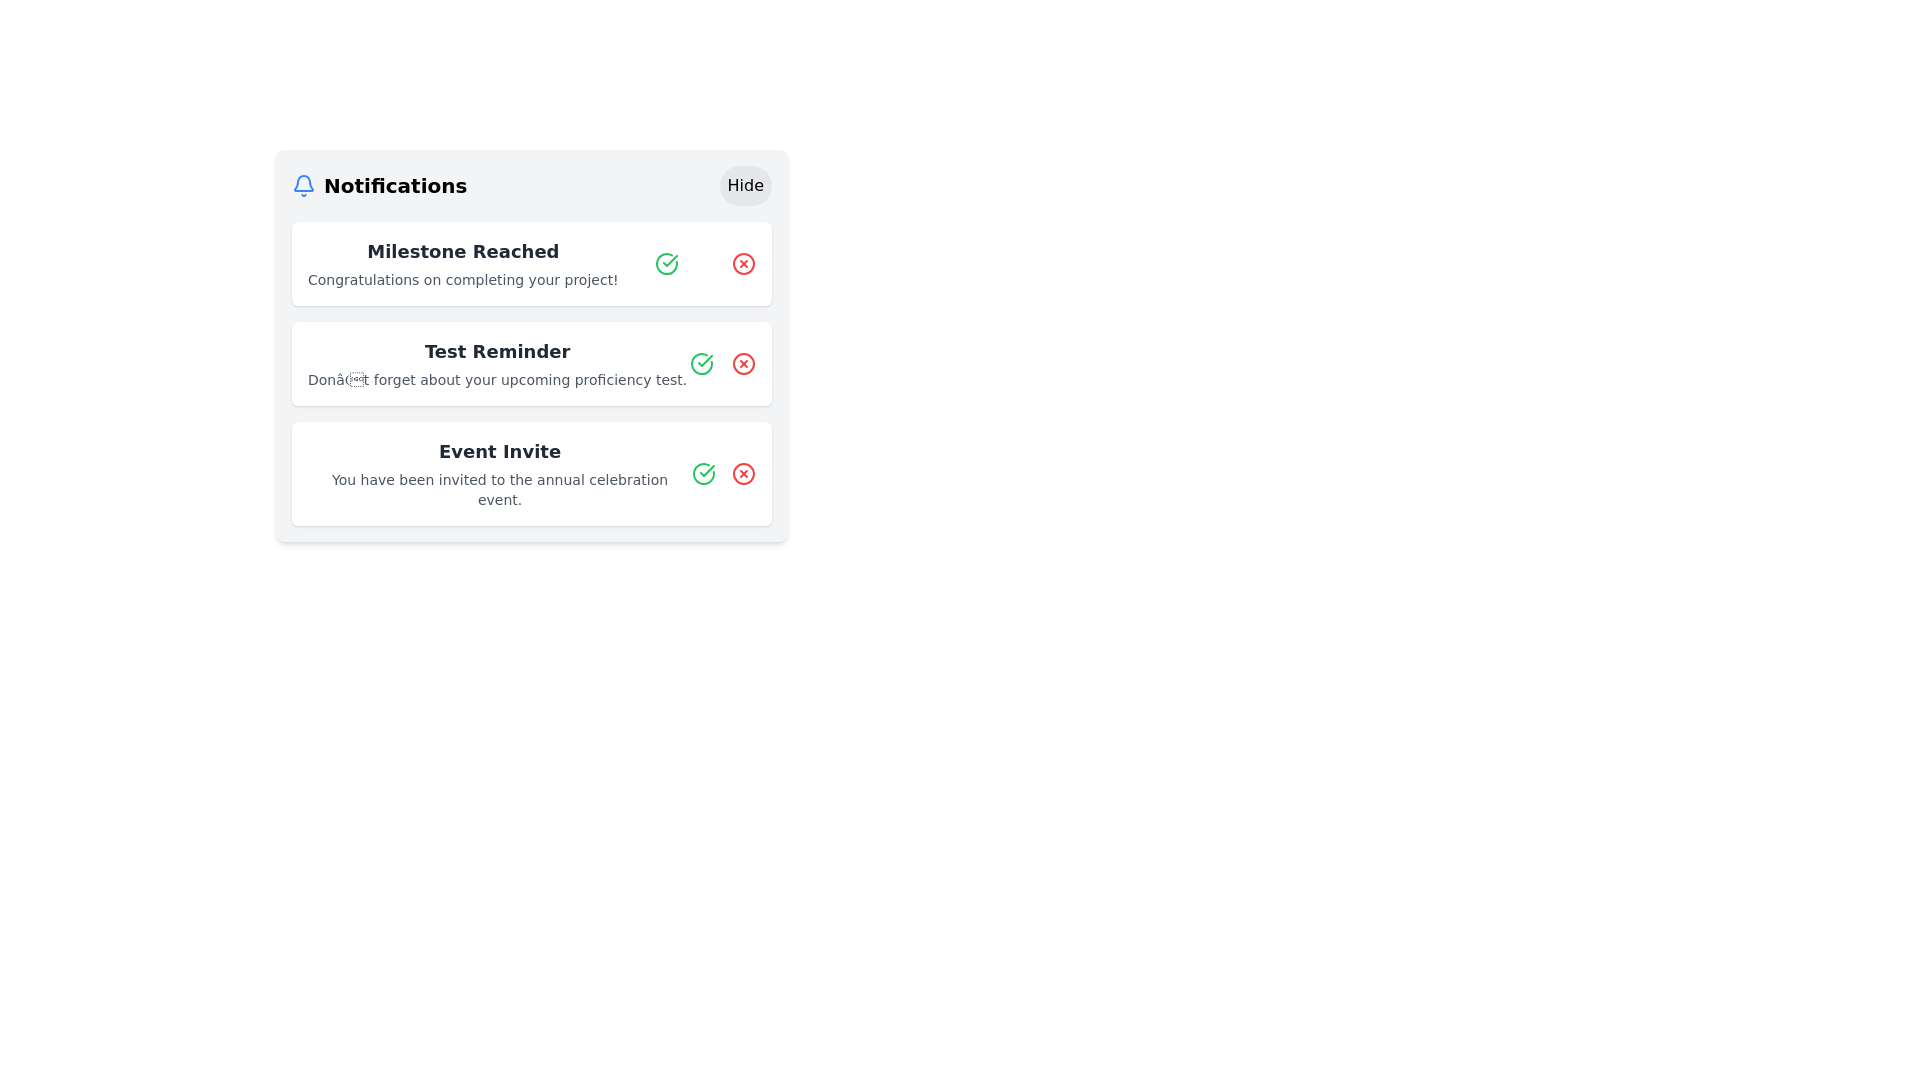  Describe the element at coordinates (497, 363) in the screenshot. I see `the notification text block displaying 'Test Reminder' with the description 'Don’t forget about your upcoming proficiency test.'` at that location.